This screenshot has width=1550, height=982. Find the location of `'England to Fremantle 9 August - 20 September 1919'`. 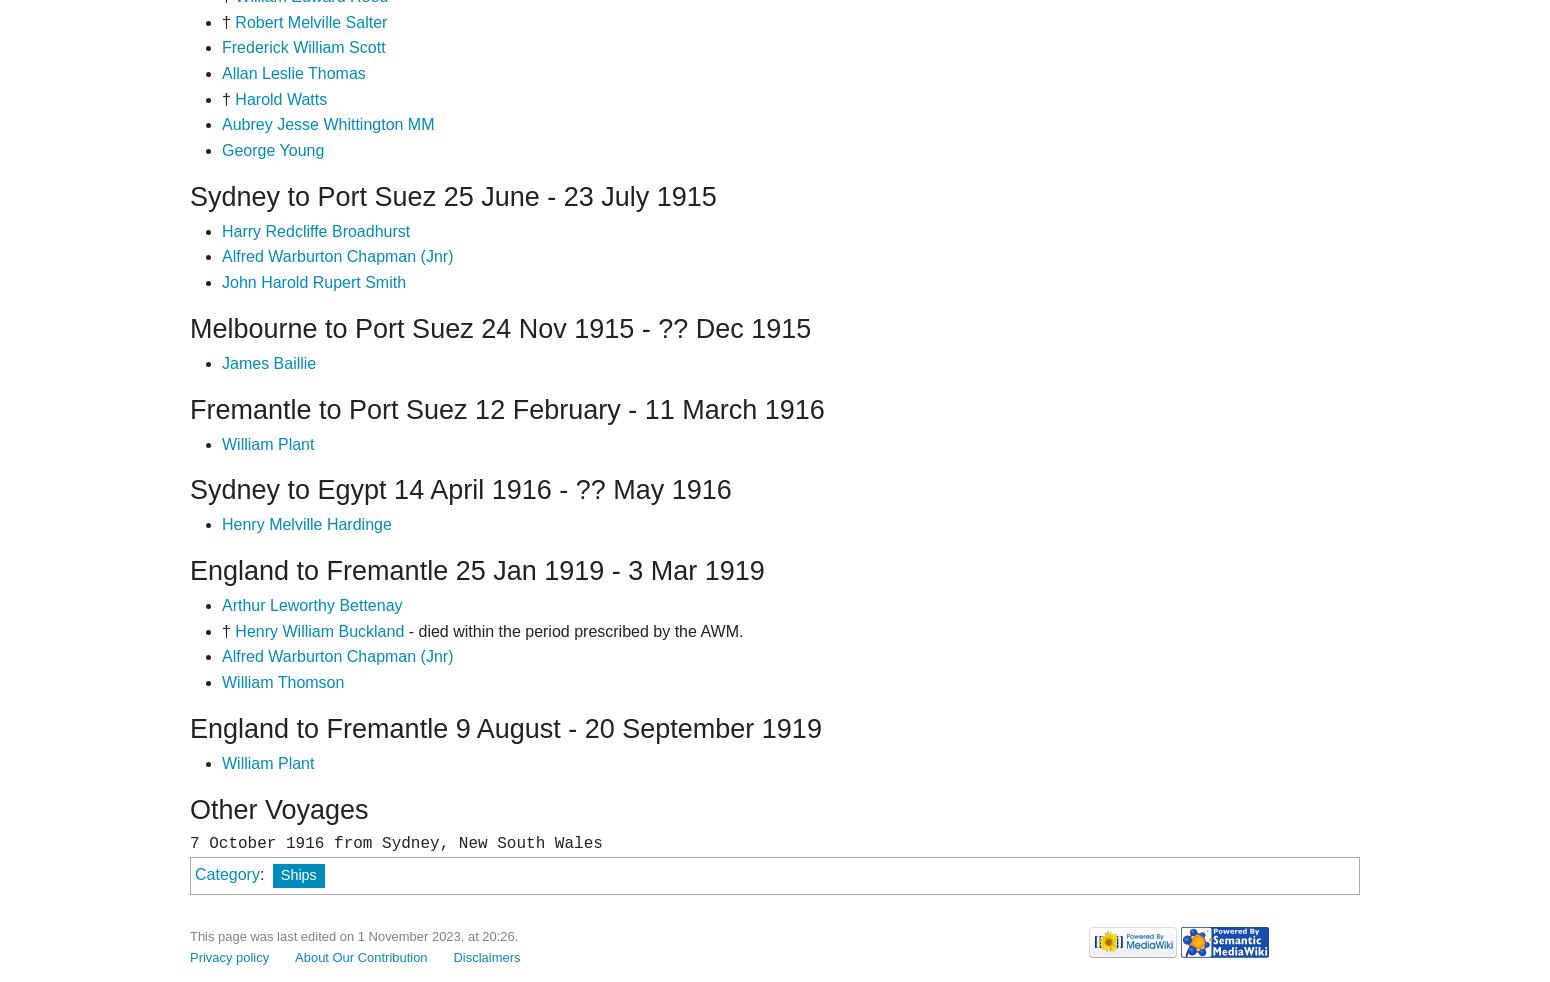

'England to Fremantle 9 August - 20 September 1919' is located at coordinates (504, 726).